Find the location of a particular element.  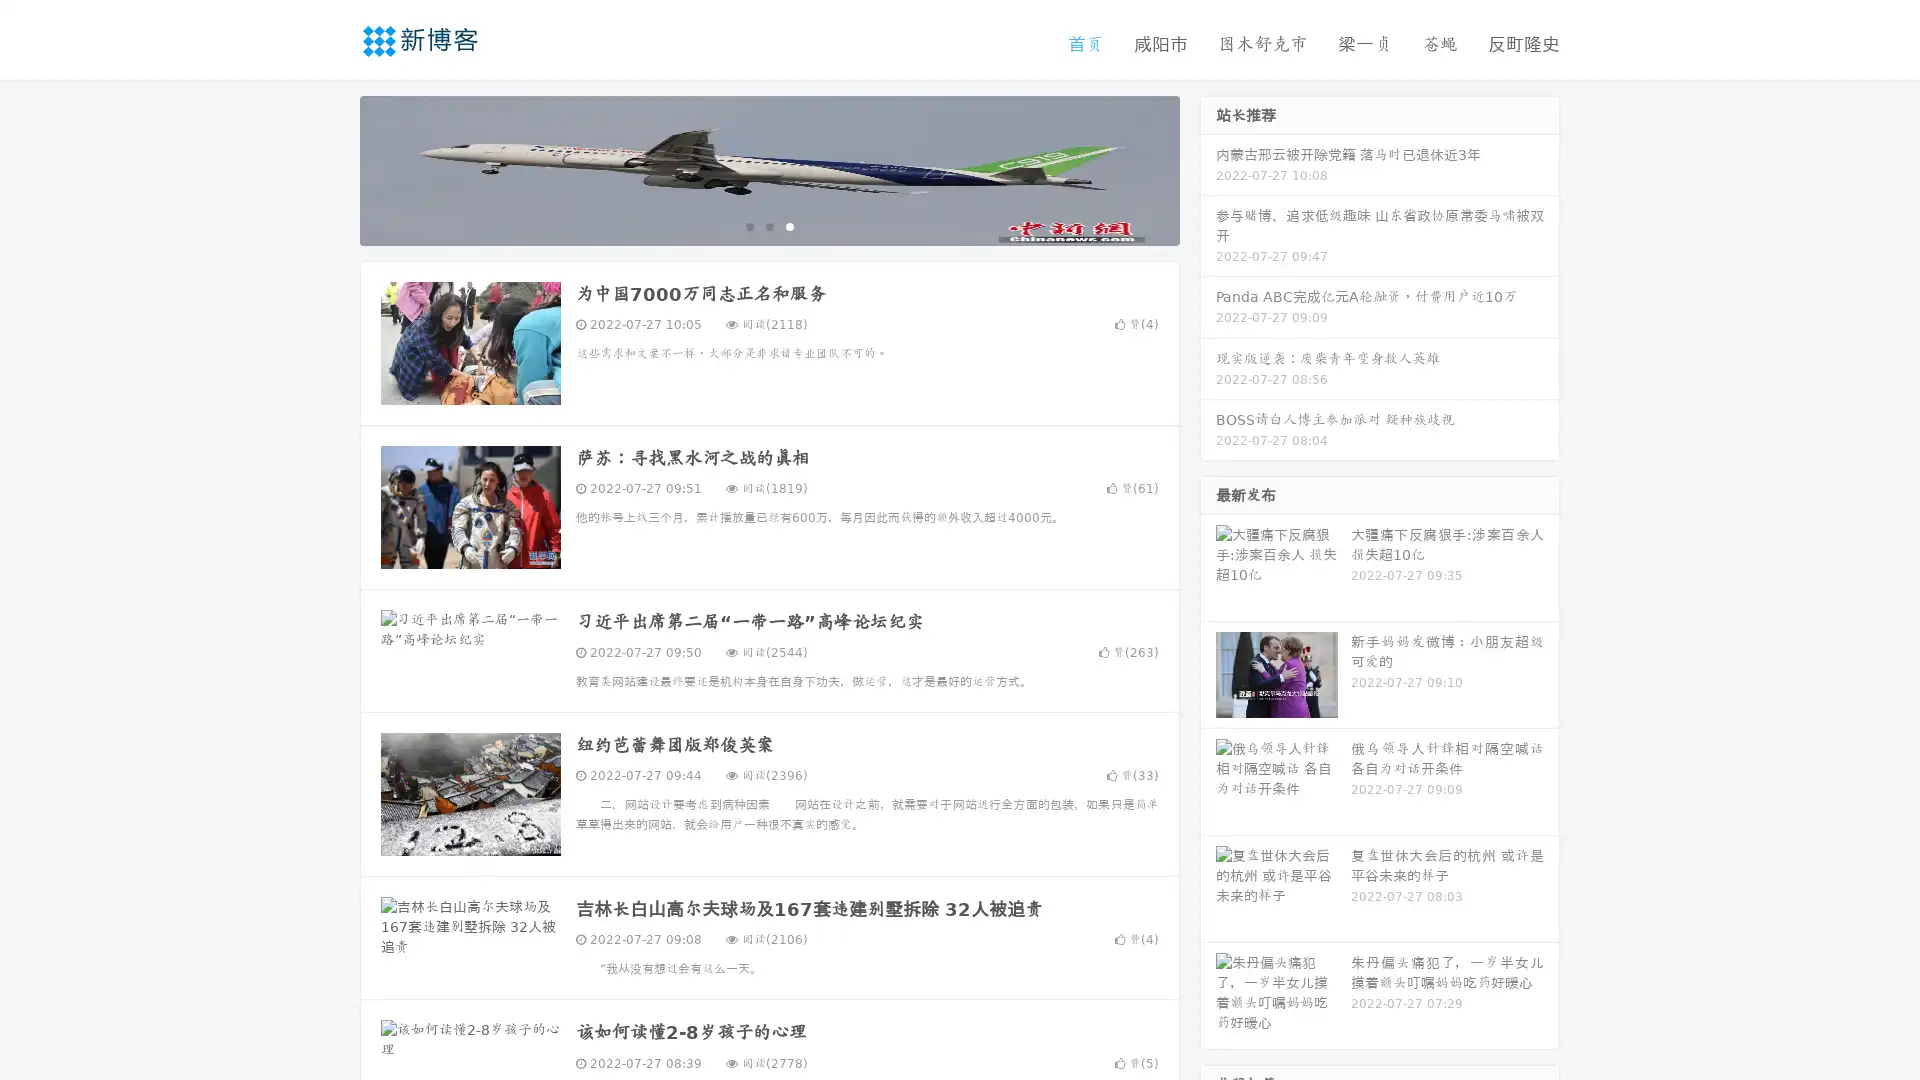

Go to slide 3 is located at coordinates (789, 225).